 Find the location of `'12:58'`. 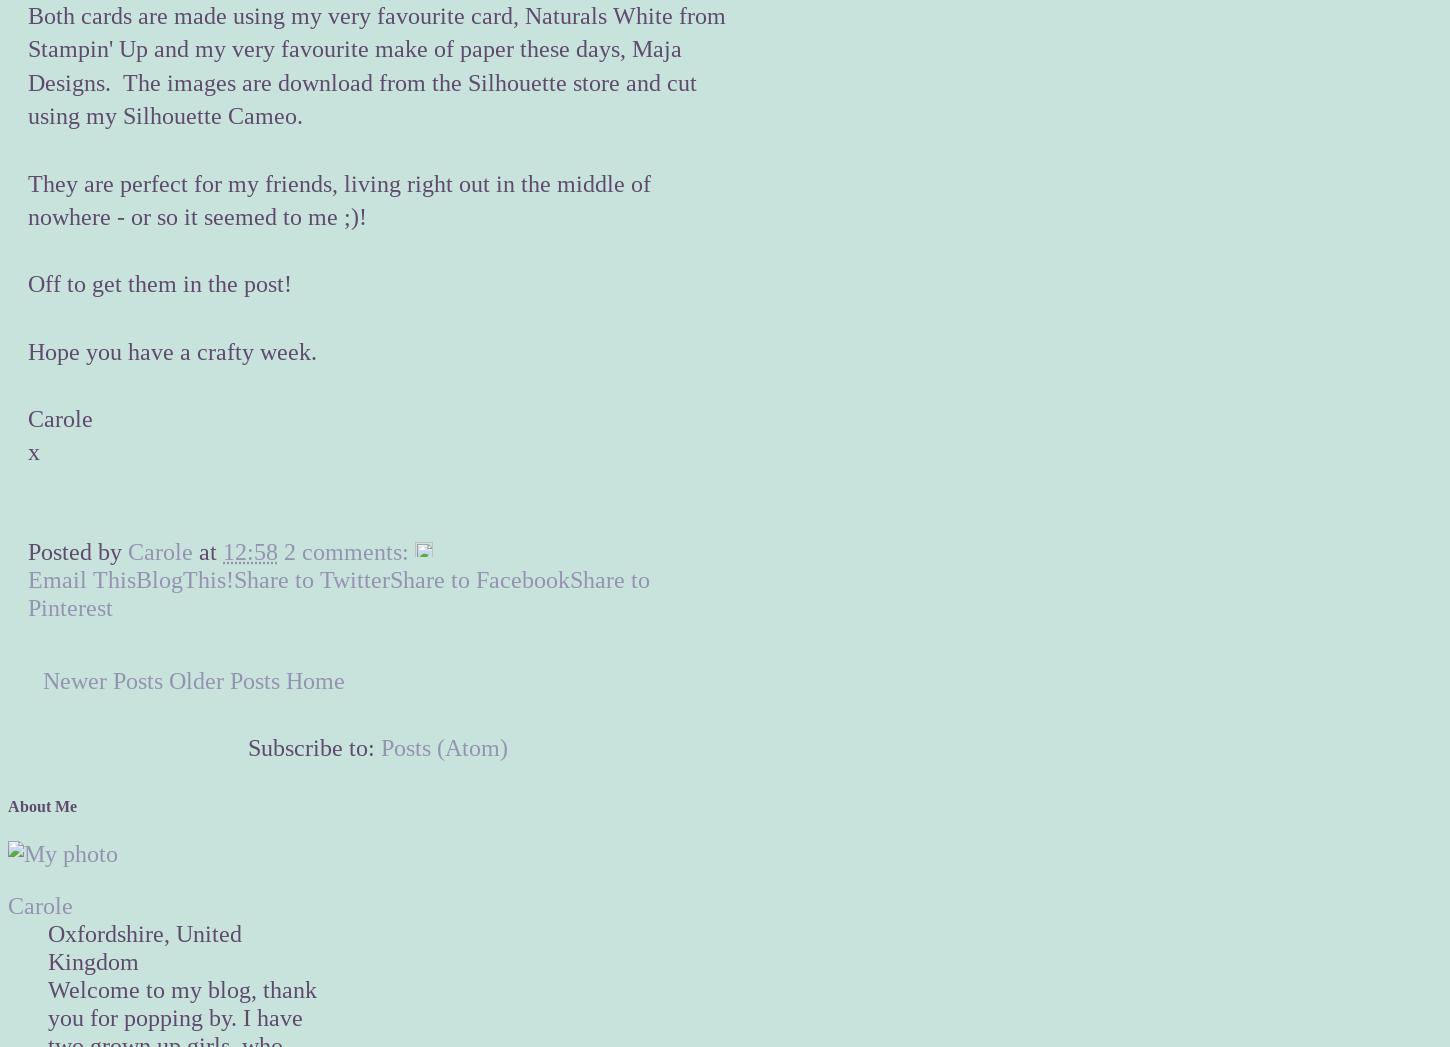

'12:58' is located at coordinates (250, 552).